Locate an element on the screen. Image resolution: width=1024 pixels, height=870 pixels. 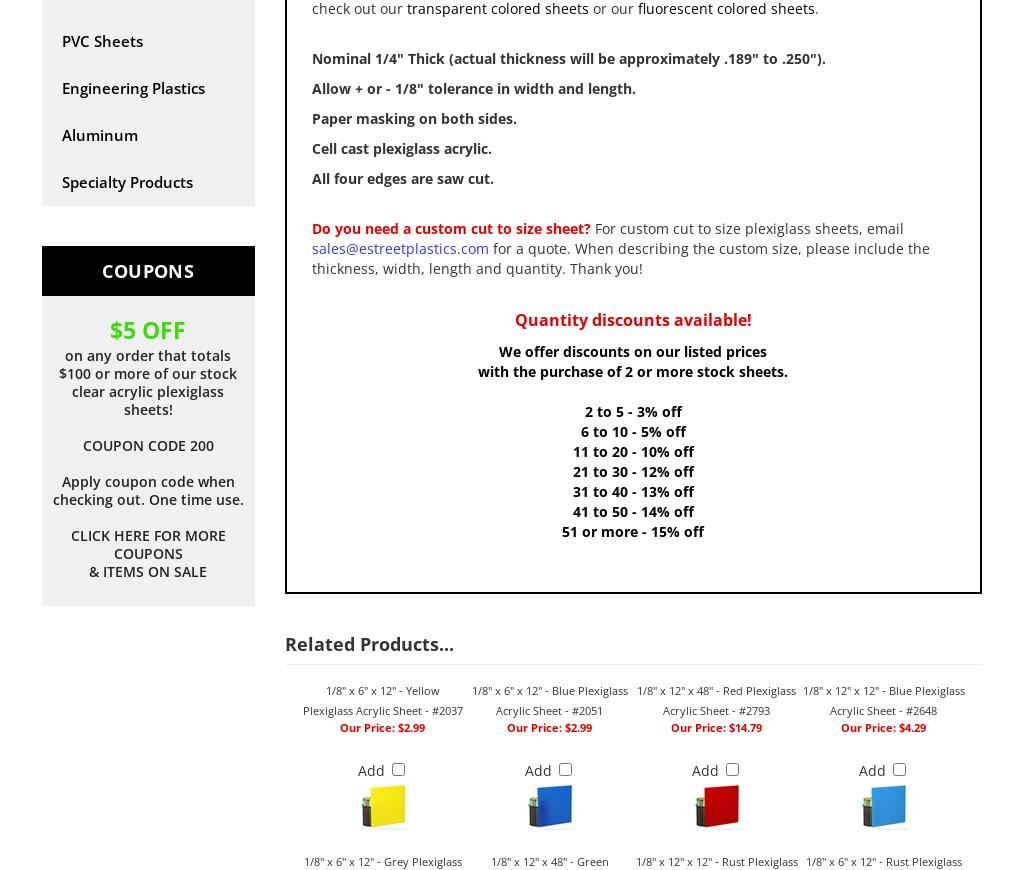
'Specialty Products' is located at coordinates (127, 181).